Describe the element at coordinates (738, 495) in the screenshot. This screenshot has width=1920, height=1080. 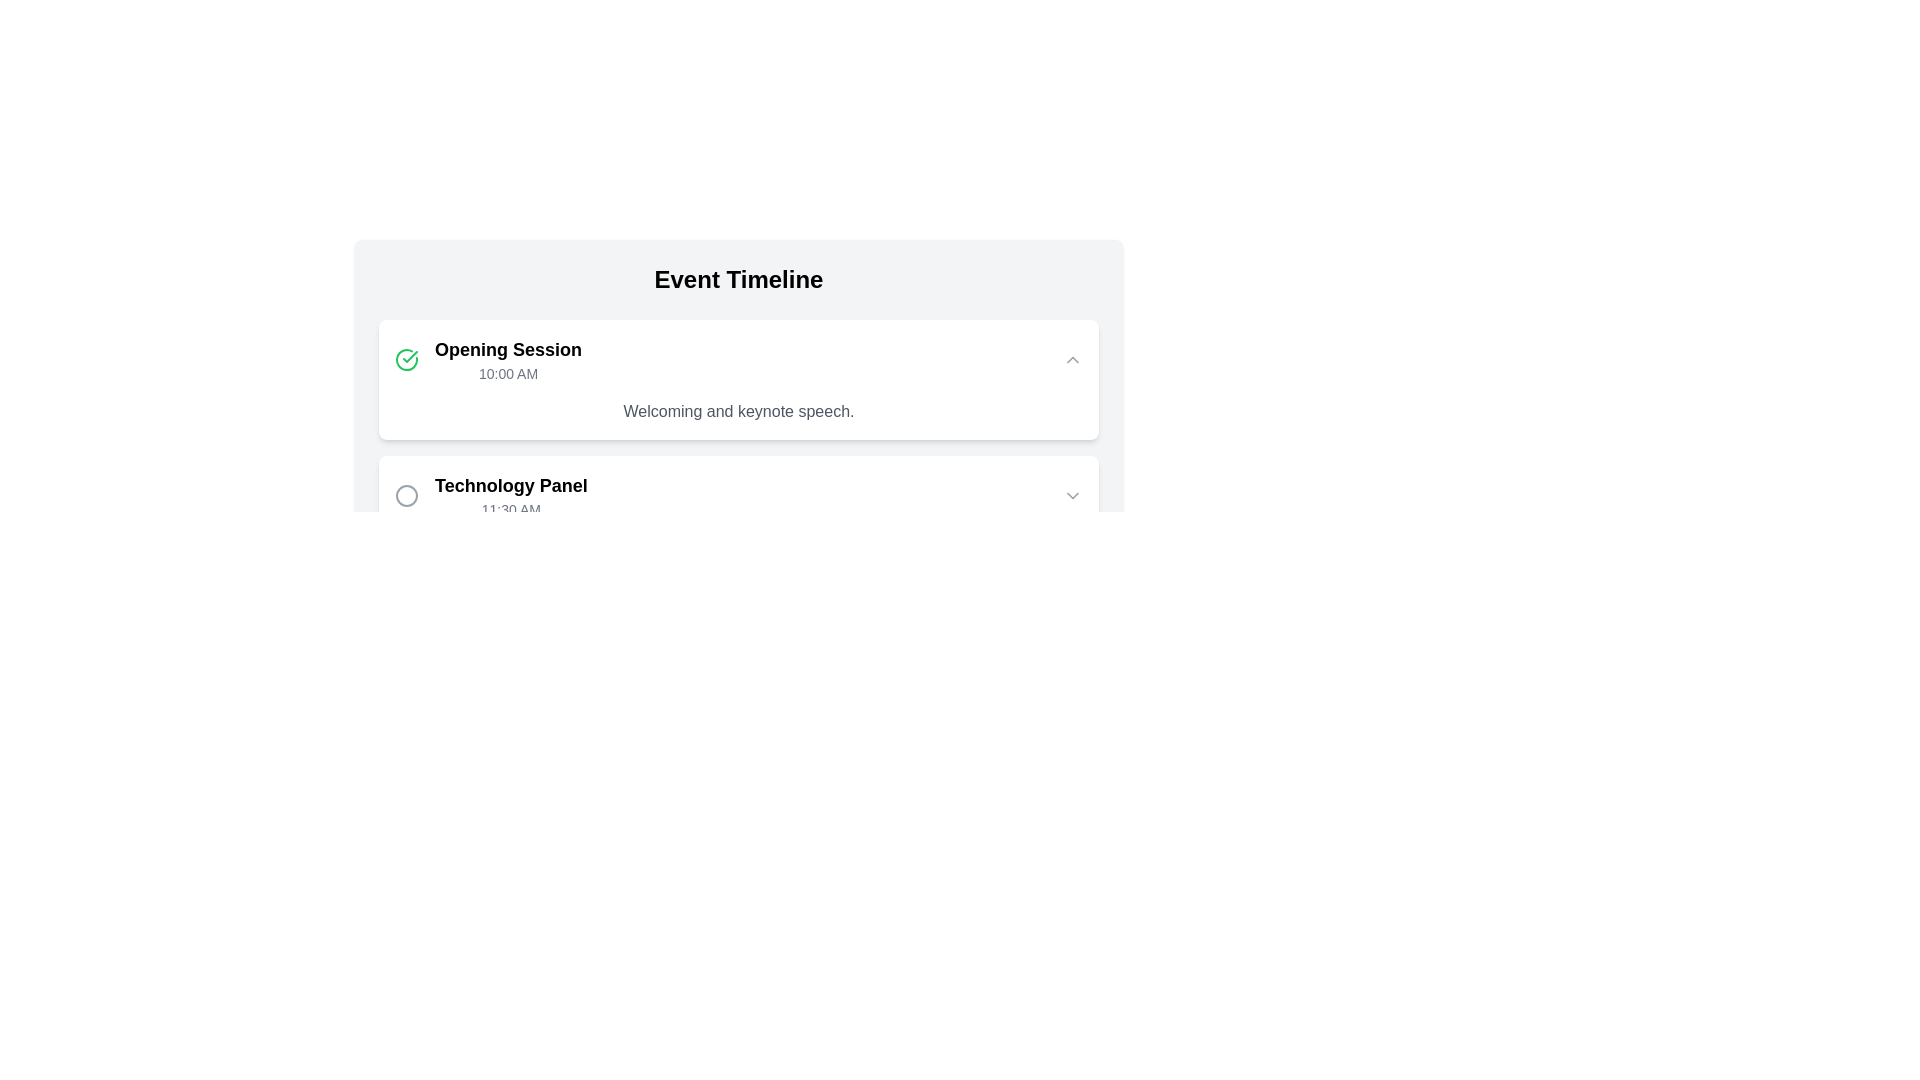
I see `the second timeline entry displaying details about the 'Technology Panel' scheduled at 11:30 AM` at that location.